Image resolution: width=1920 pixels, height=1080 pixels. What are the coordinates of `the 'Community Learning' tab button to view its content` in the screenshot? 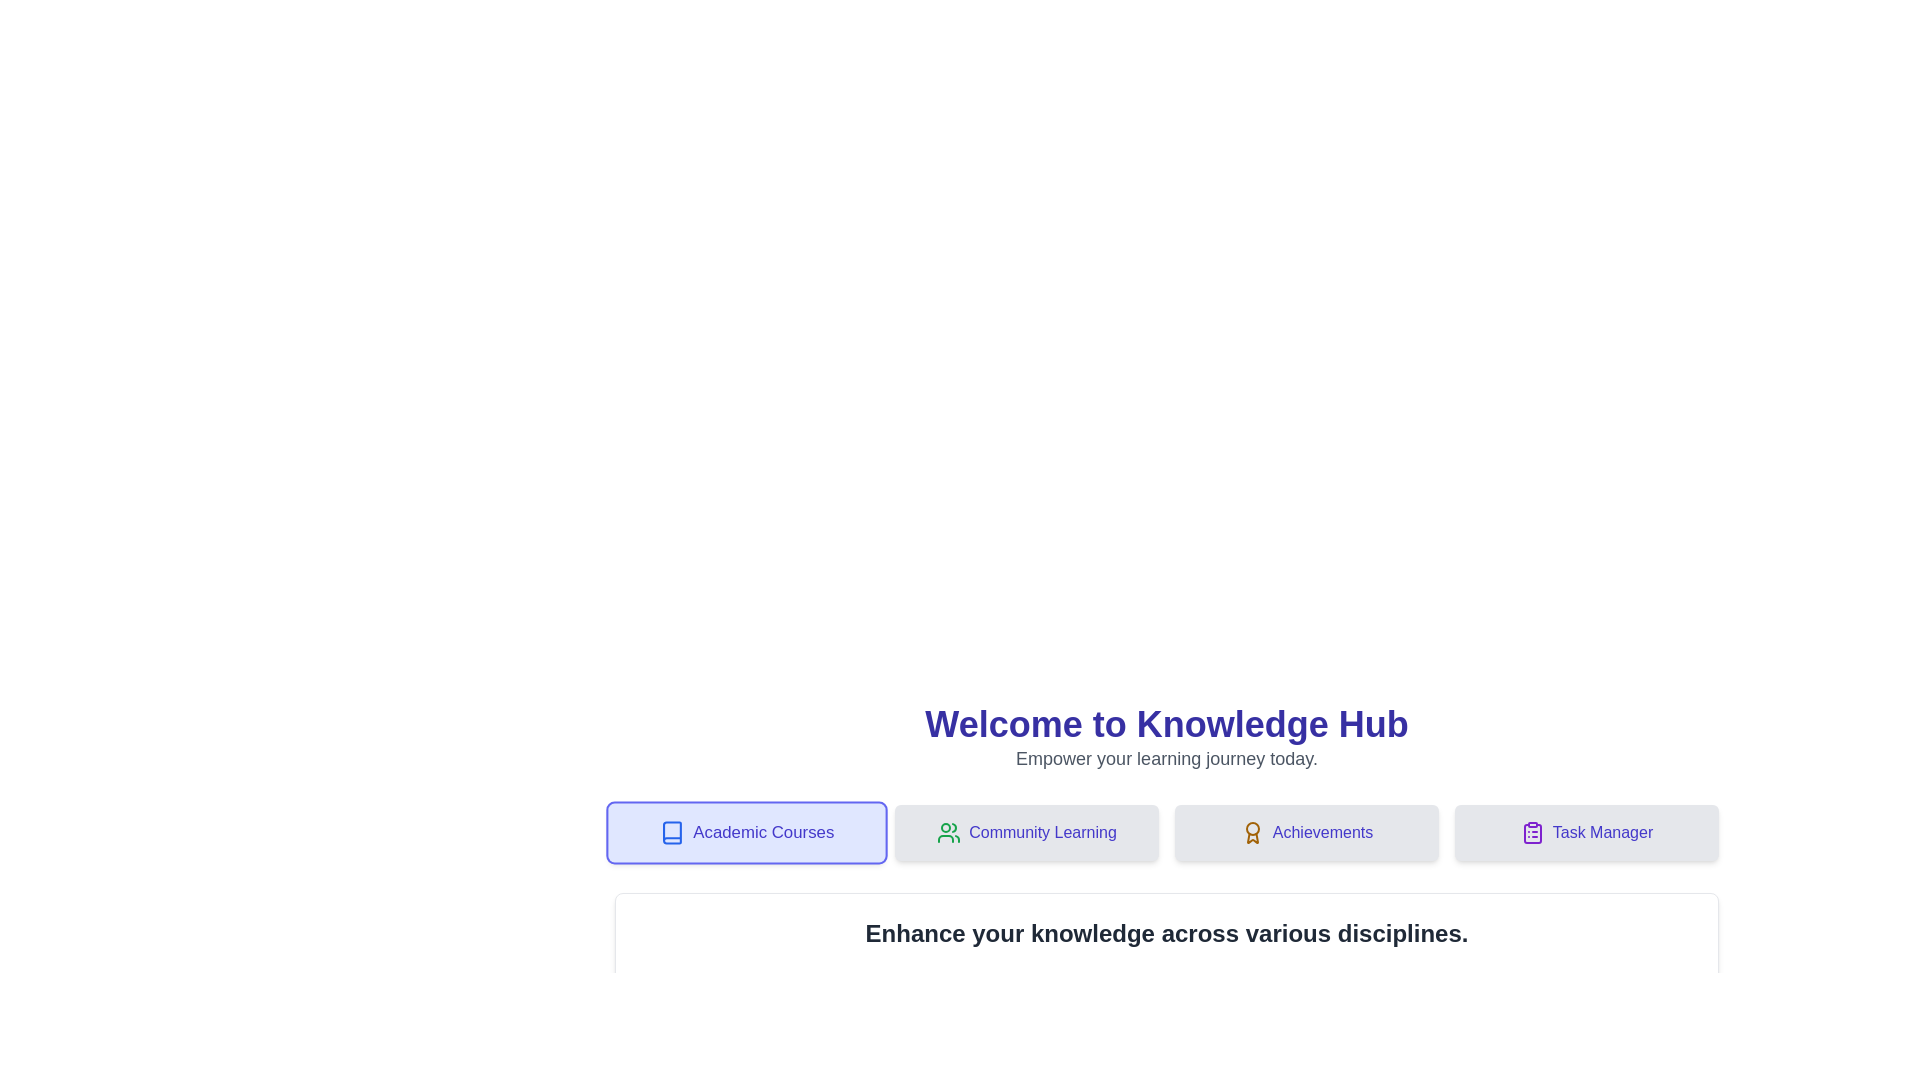 It's located at (1027, 833).